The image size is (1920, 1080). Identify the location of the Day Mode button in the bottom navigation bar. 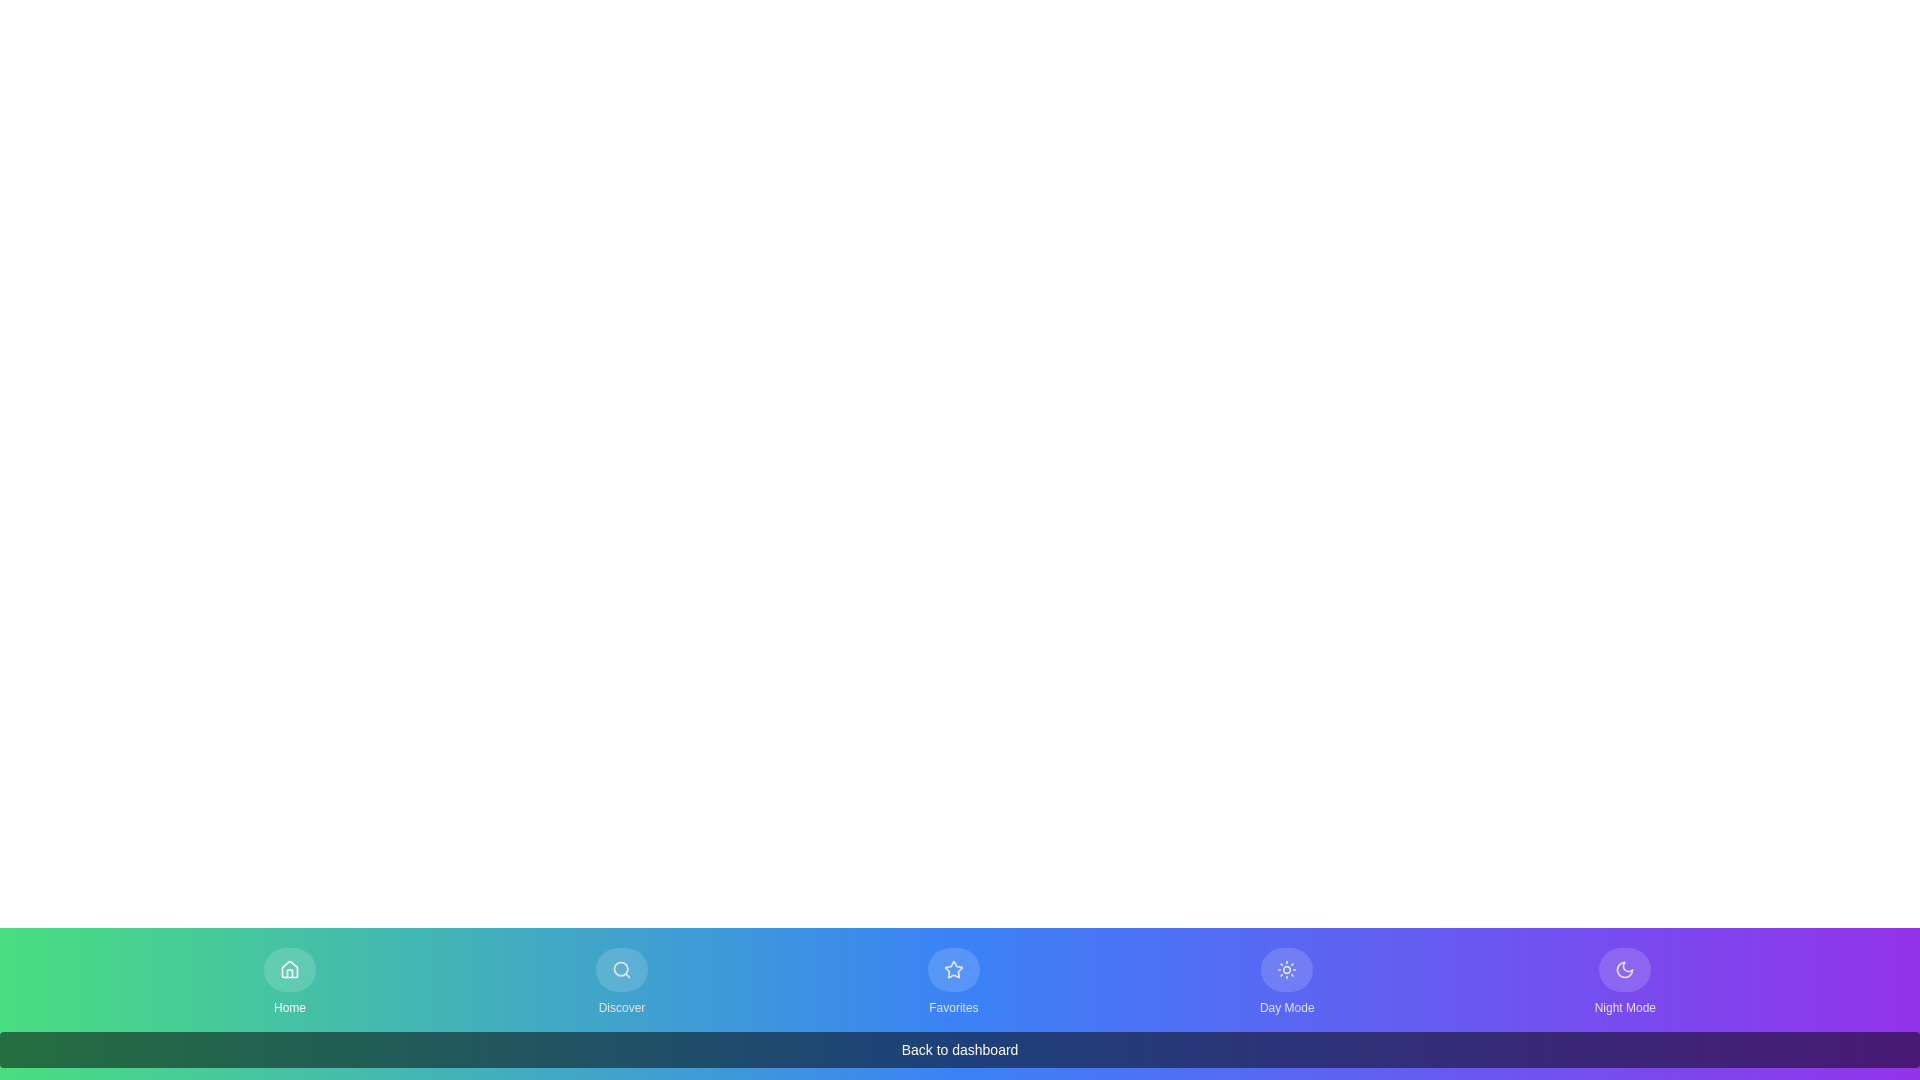
(1287, 981).